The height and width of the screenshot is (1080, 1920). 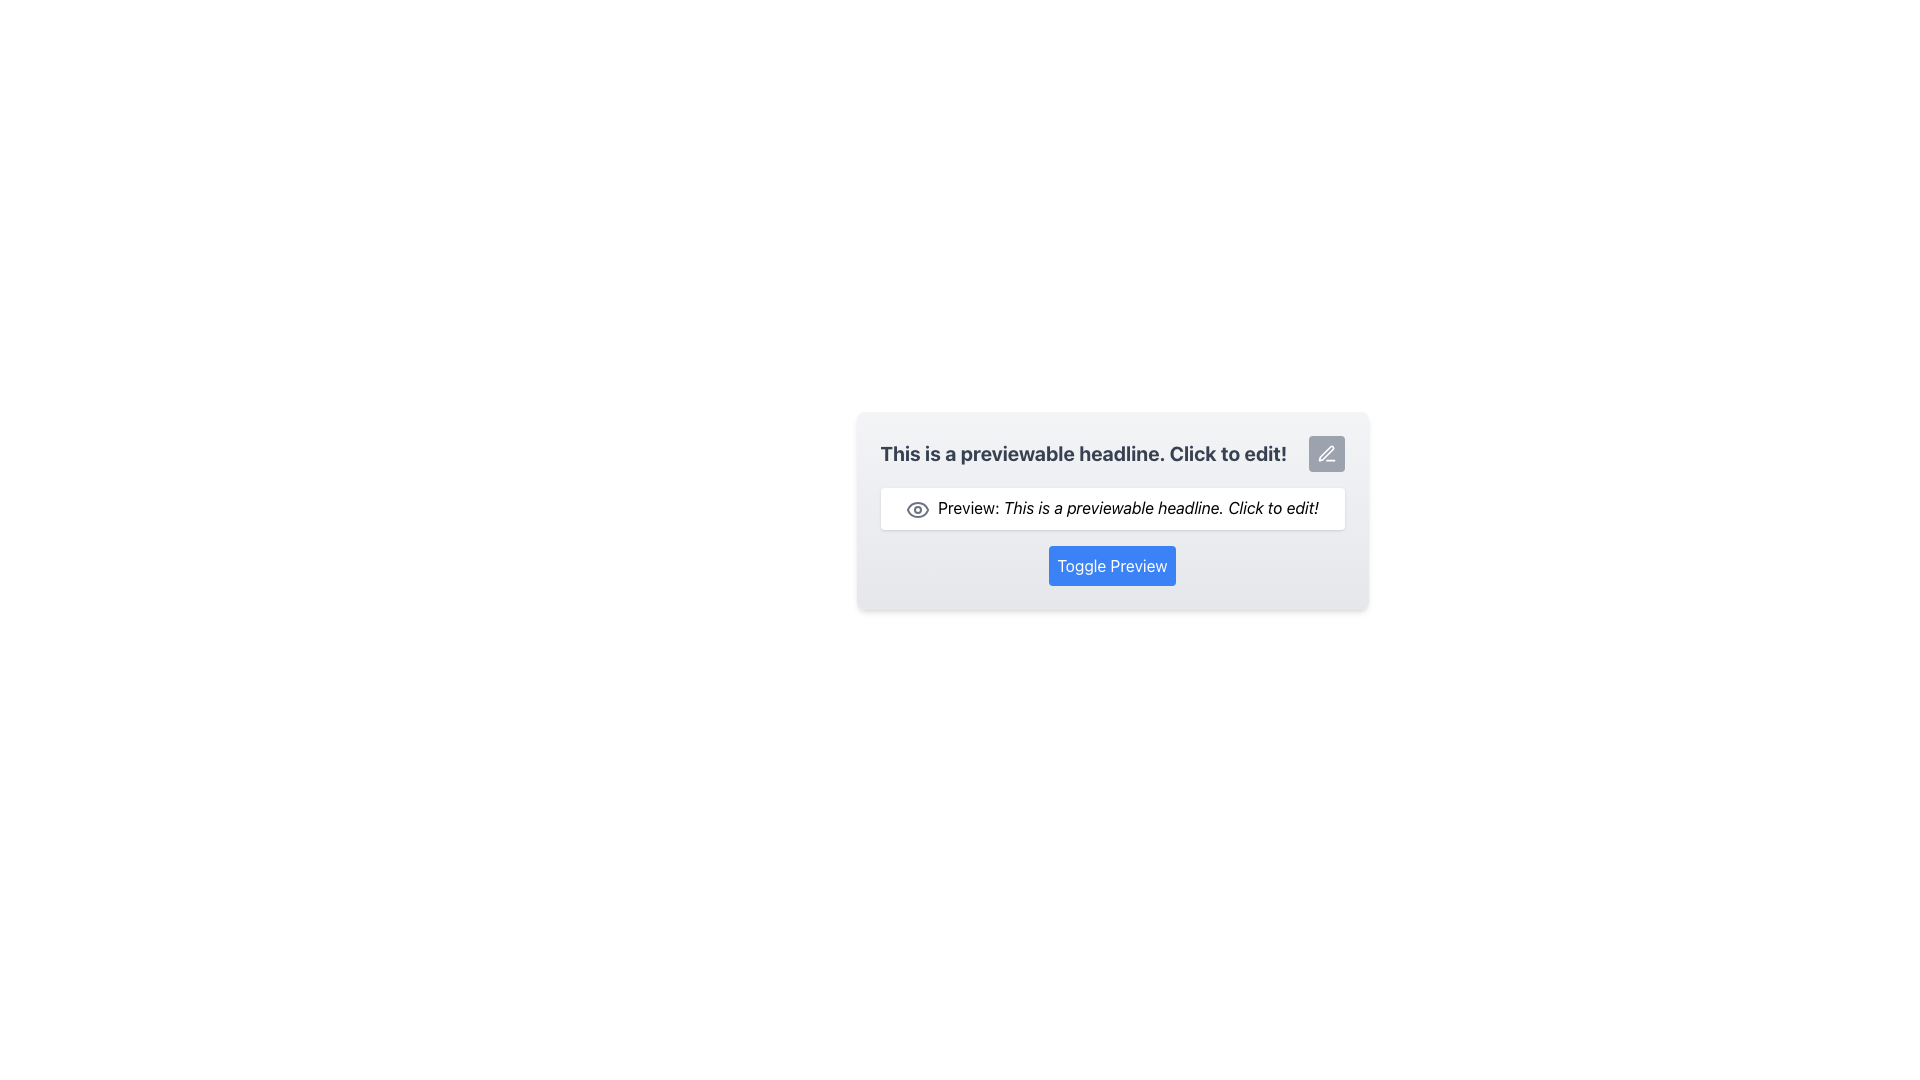 What do you see at coordinates (1111, 507) in the screenshot?
I see `the editable text box that serves as a description or preview, located below the main headline and above the 'Toggle Preview' button` at bounding box center [1111, 507].